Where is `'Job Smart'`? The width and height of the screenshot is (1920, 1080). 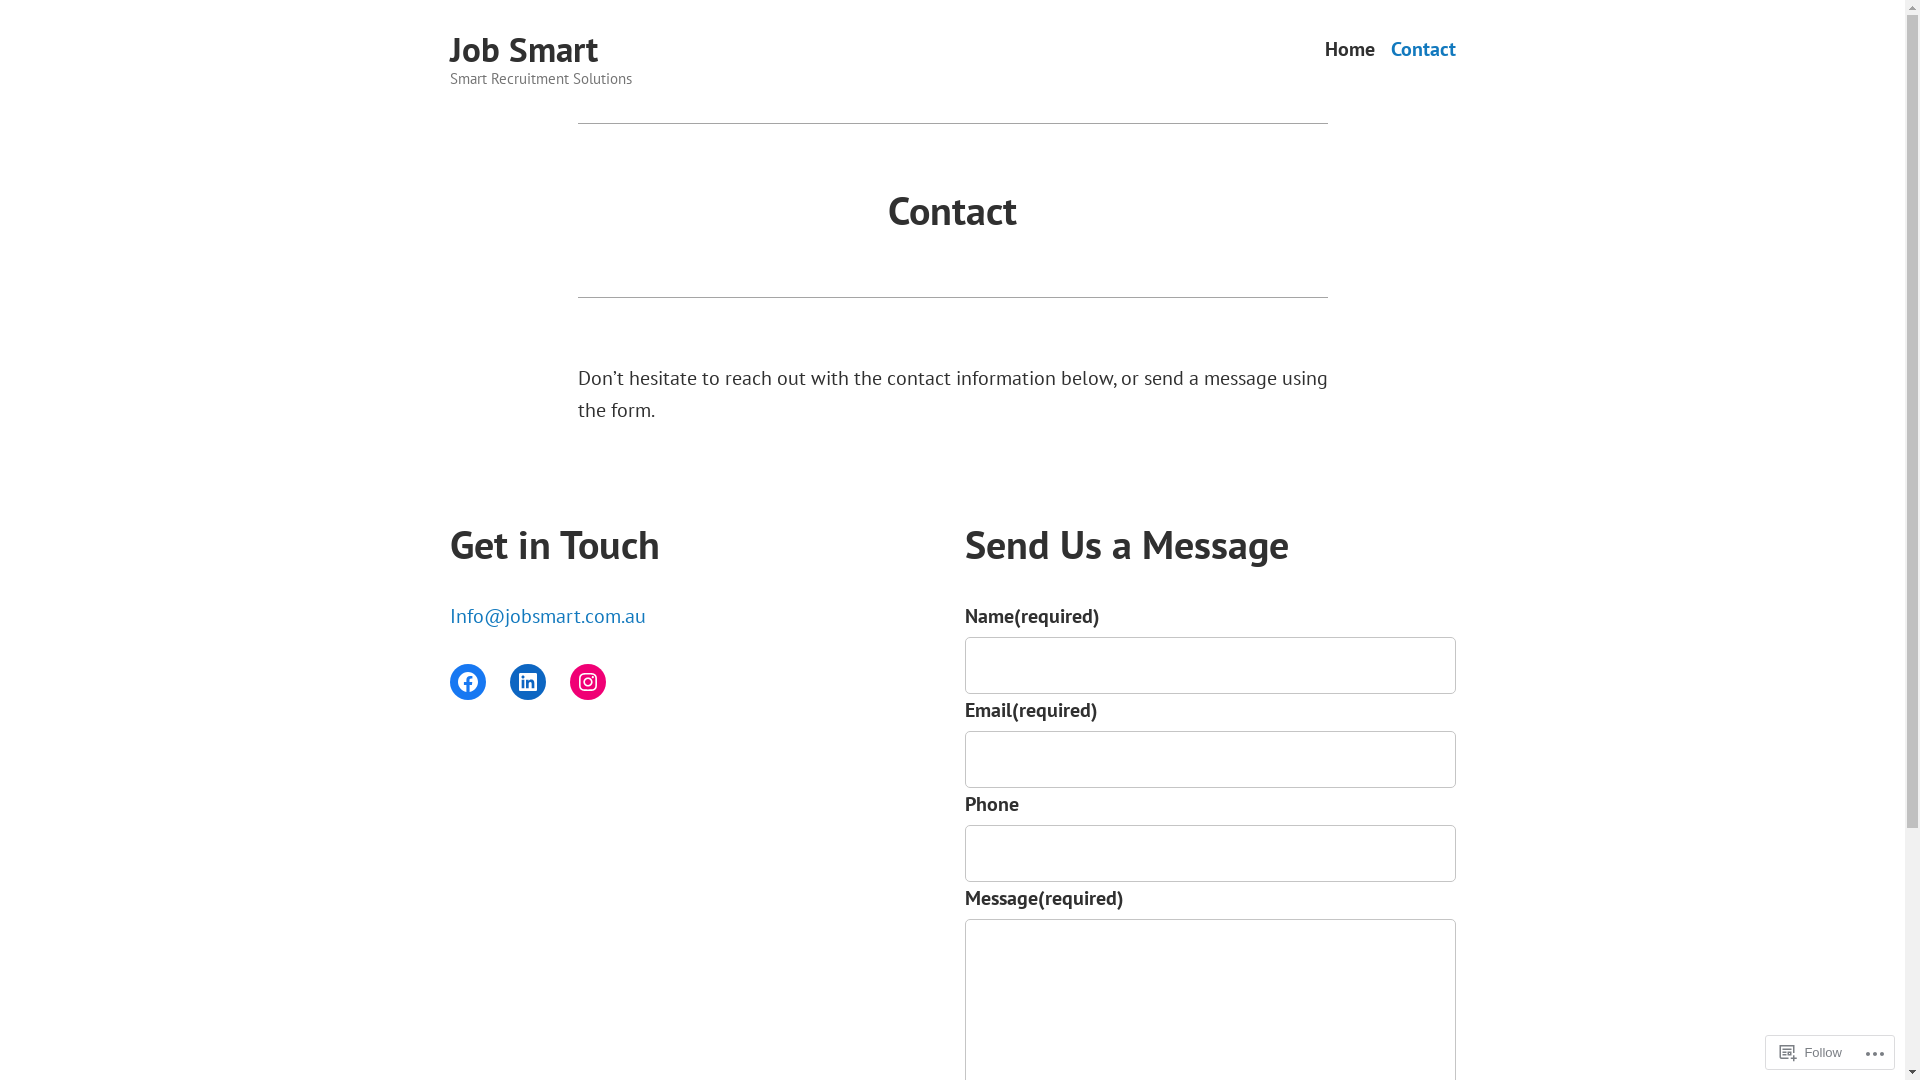
'Job Smart' is located at coordinates (523, 48).